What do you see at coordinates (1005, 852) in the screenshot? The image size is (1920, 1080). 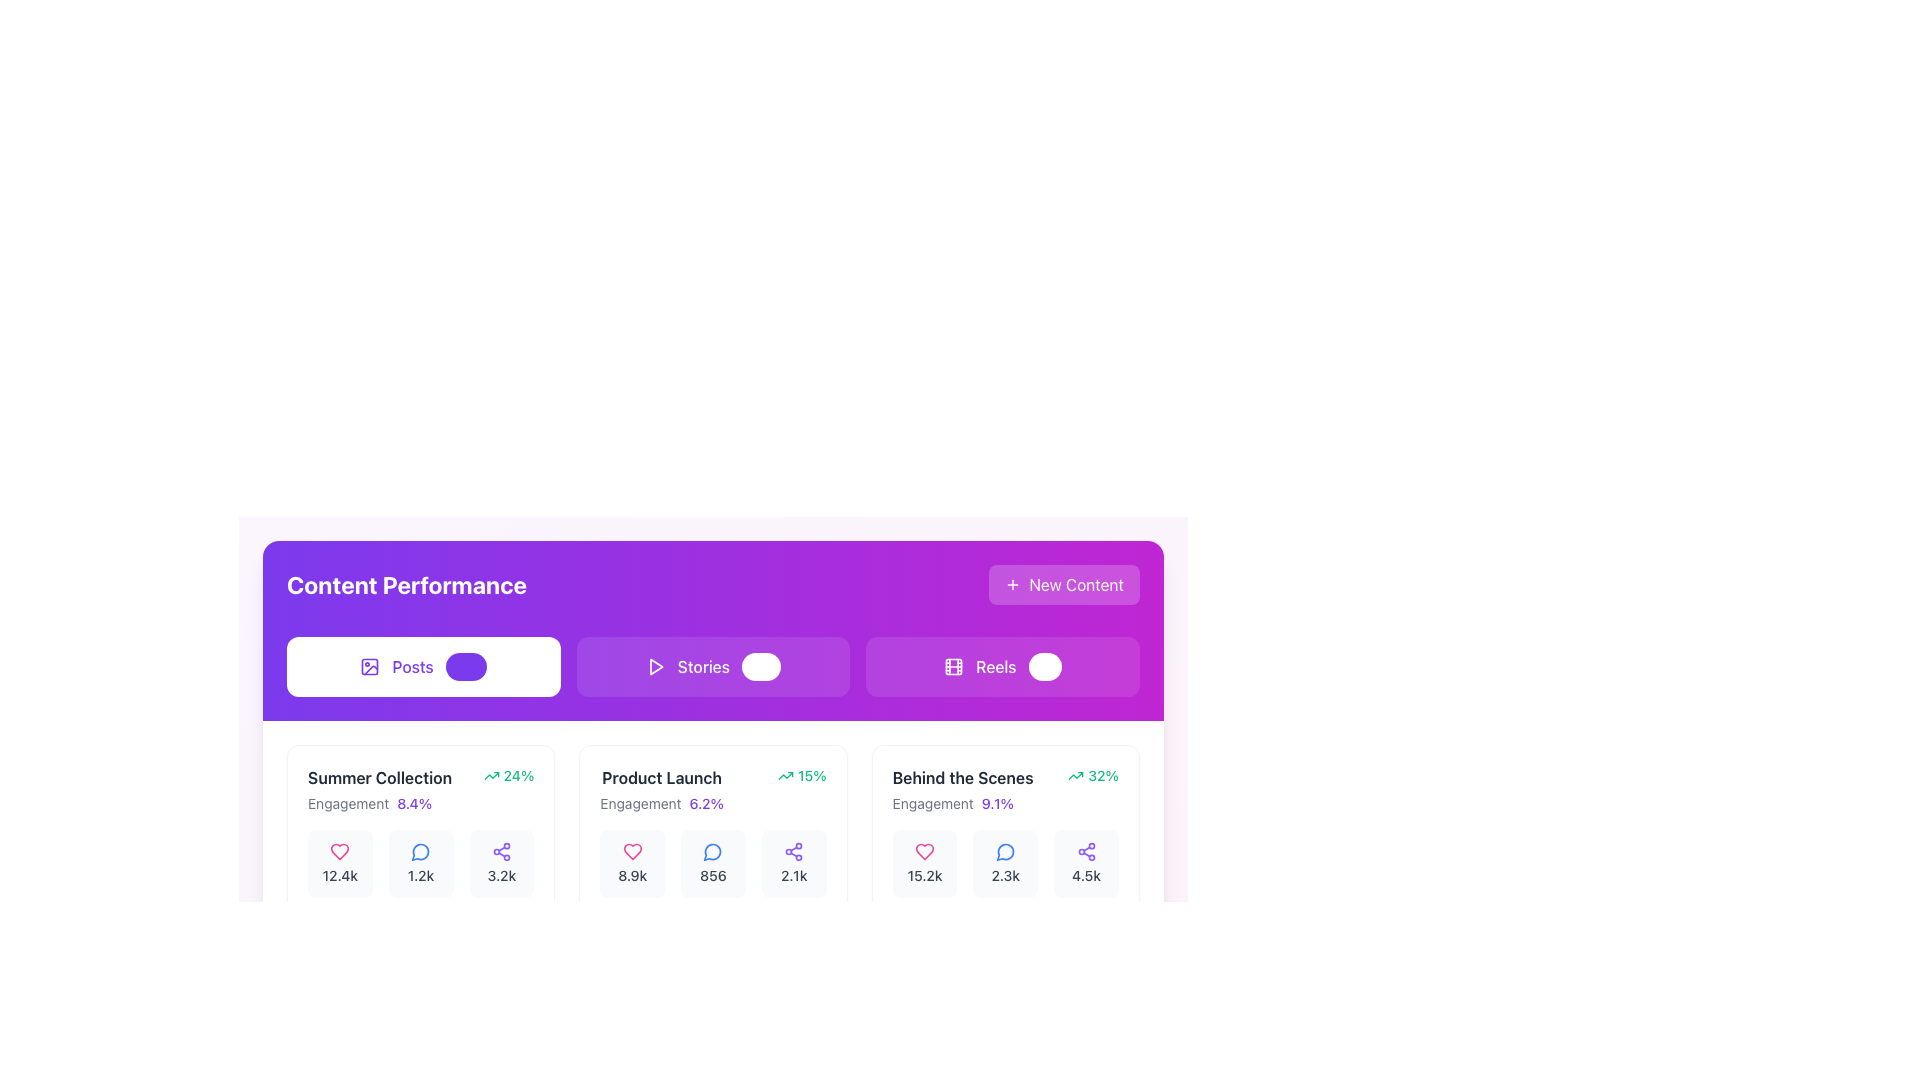 I see `the comments icon located in the middle of the three icons` at bounding box center [1005, 852].